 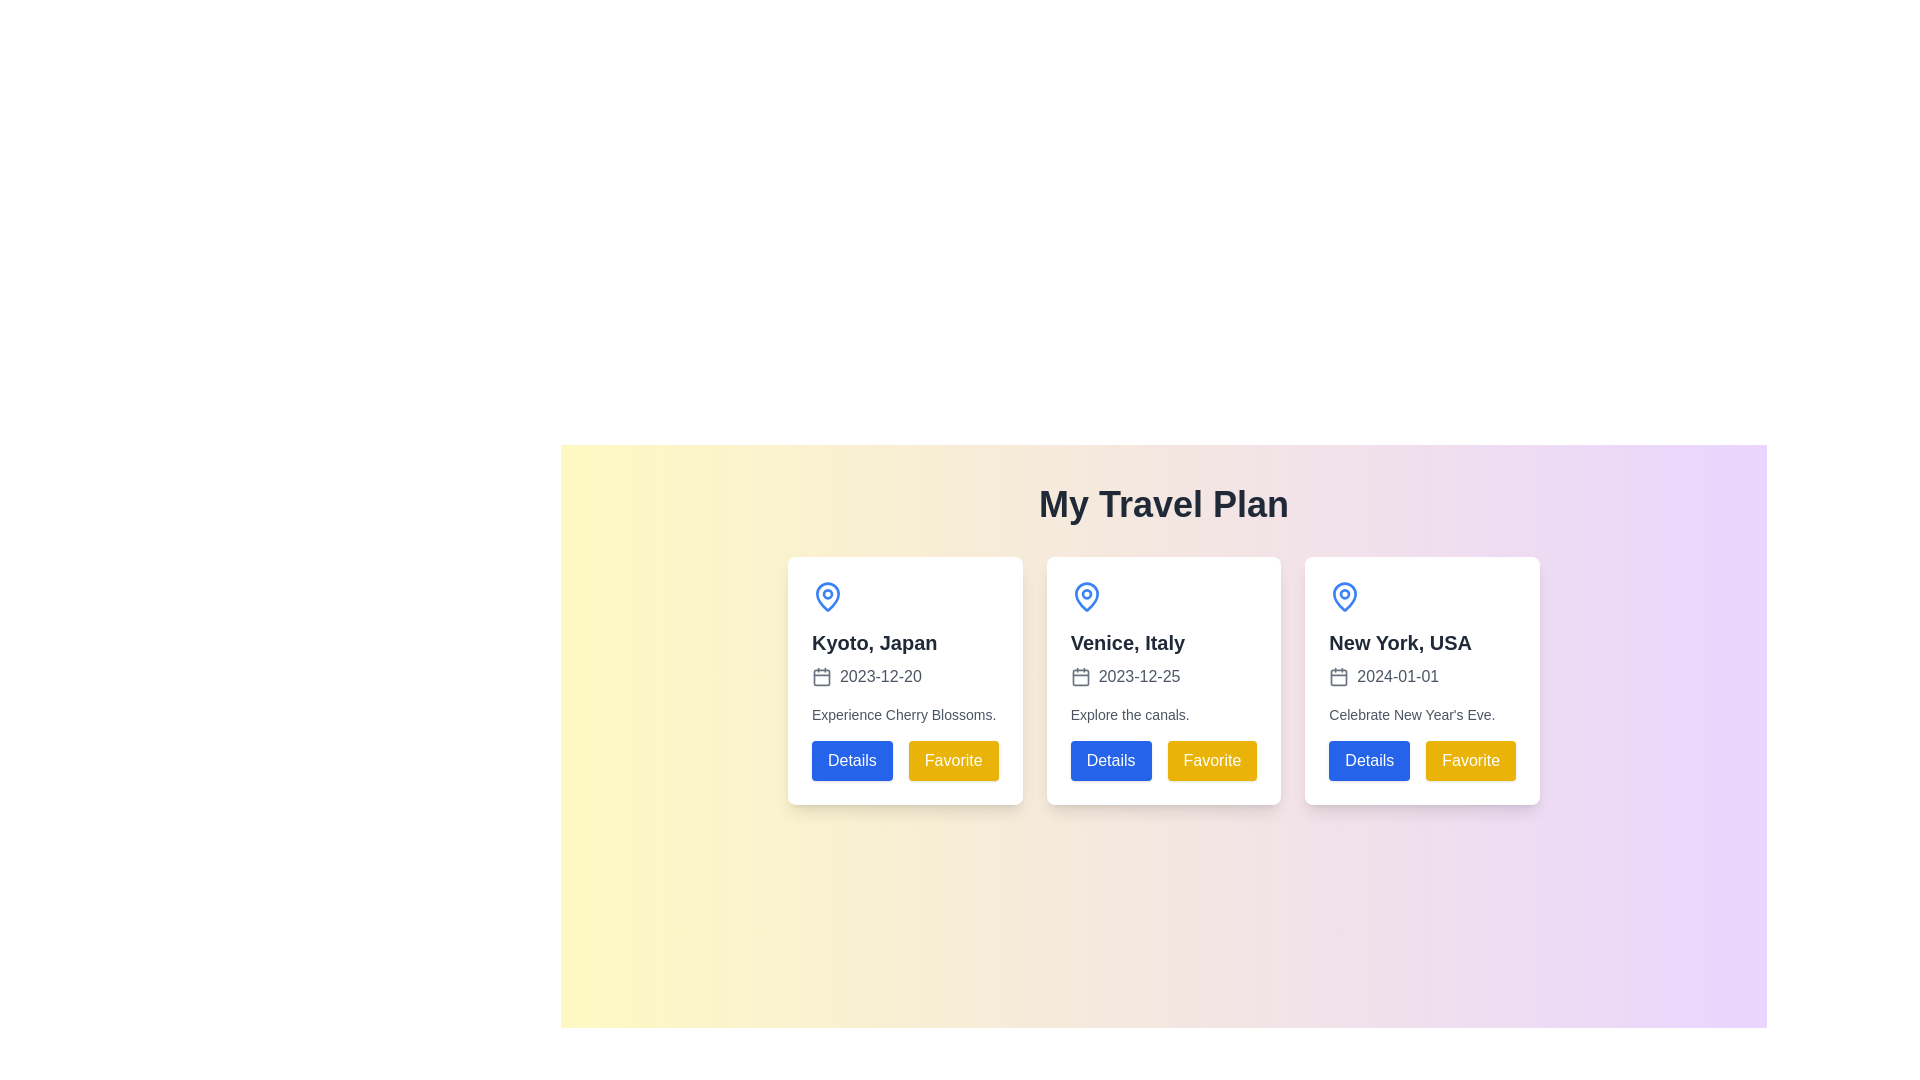 What do you see at coordinates (904, 760) in the screenshot?
I see `the 'Favorite' button, which is the right button in the blue and yellow button group below the 'Experience Cherry Blossoms' text` at bounding box center [904, 760].